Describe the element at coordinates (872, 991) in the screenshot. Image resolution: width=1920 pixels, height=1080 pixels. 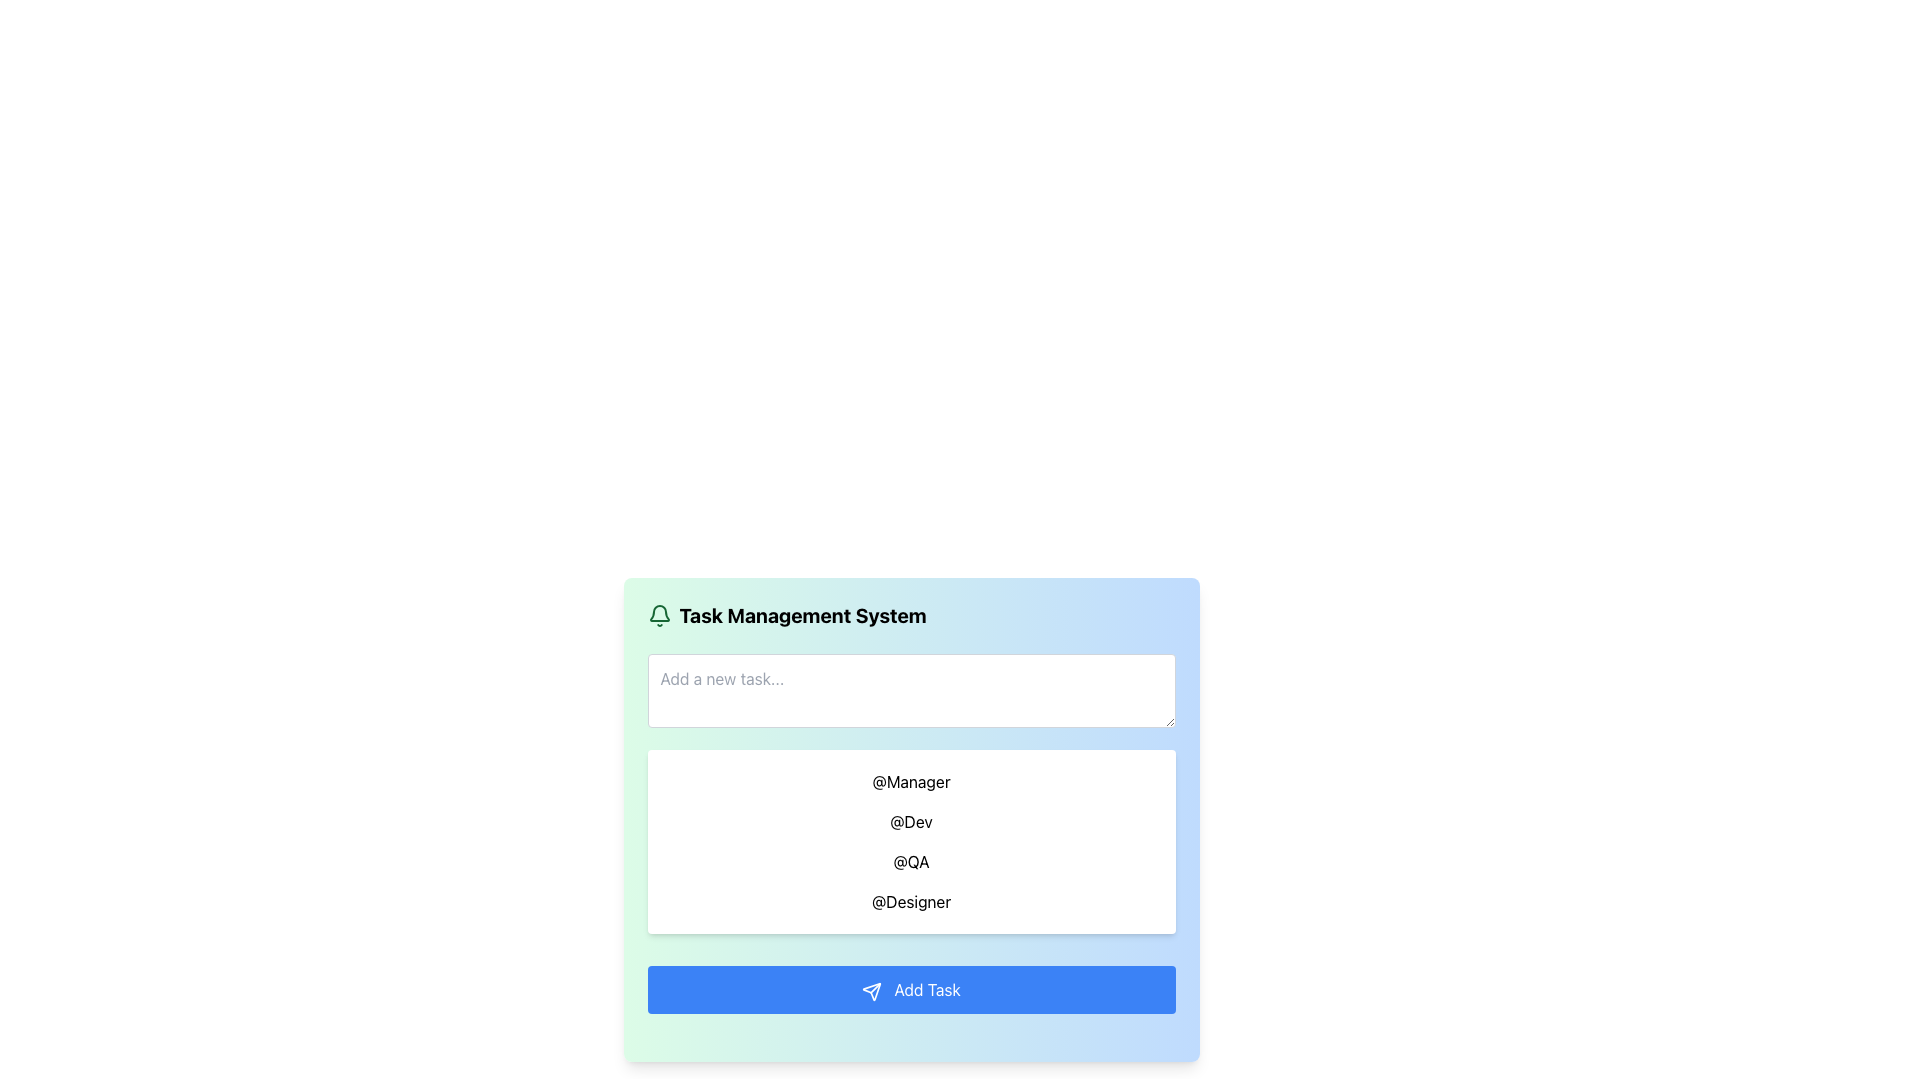
I see `the SVG icon resembling a paper airplane, which is located within the 'Add Task' button, positioned to the left of the 'Add Task' text label` at that location.